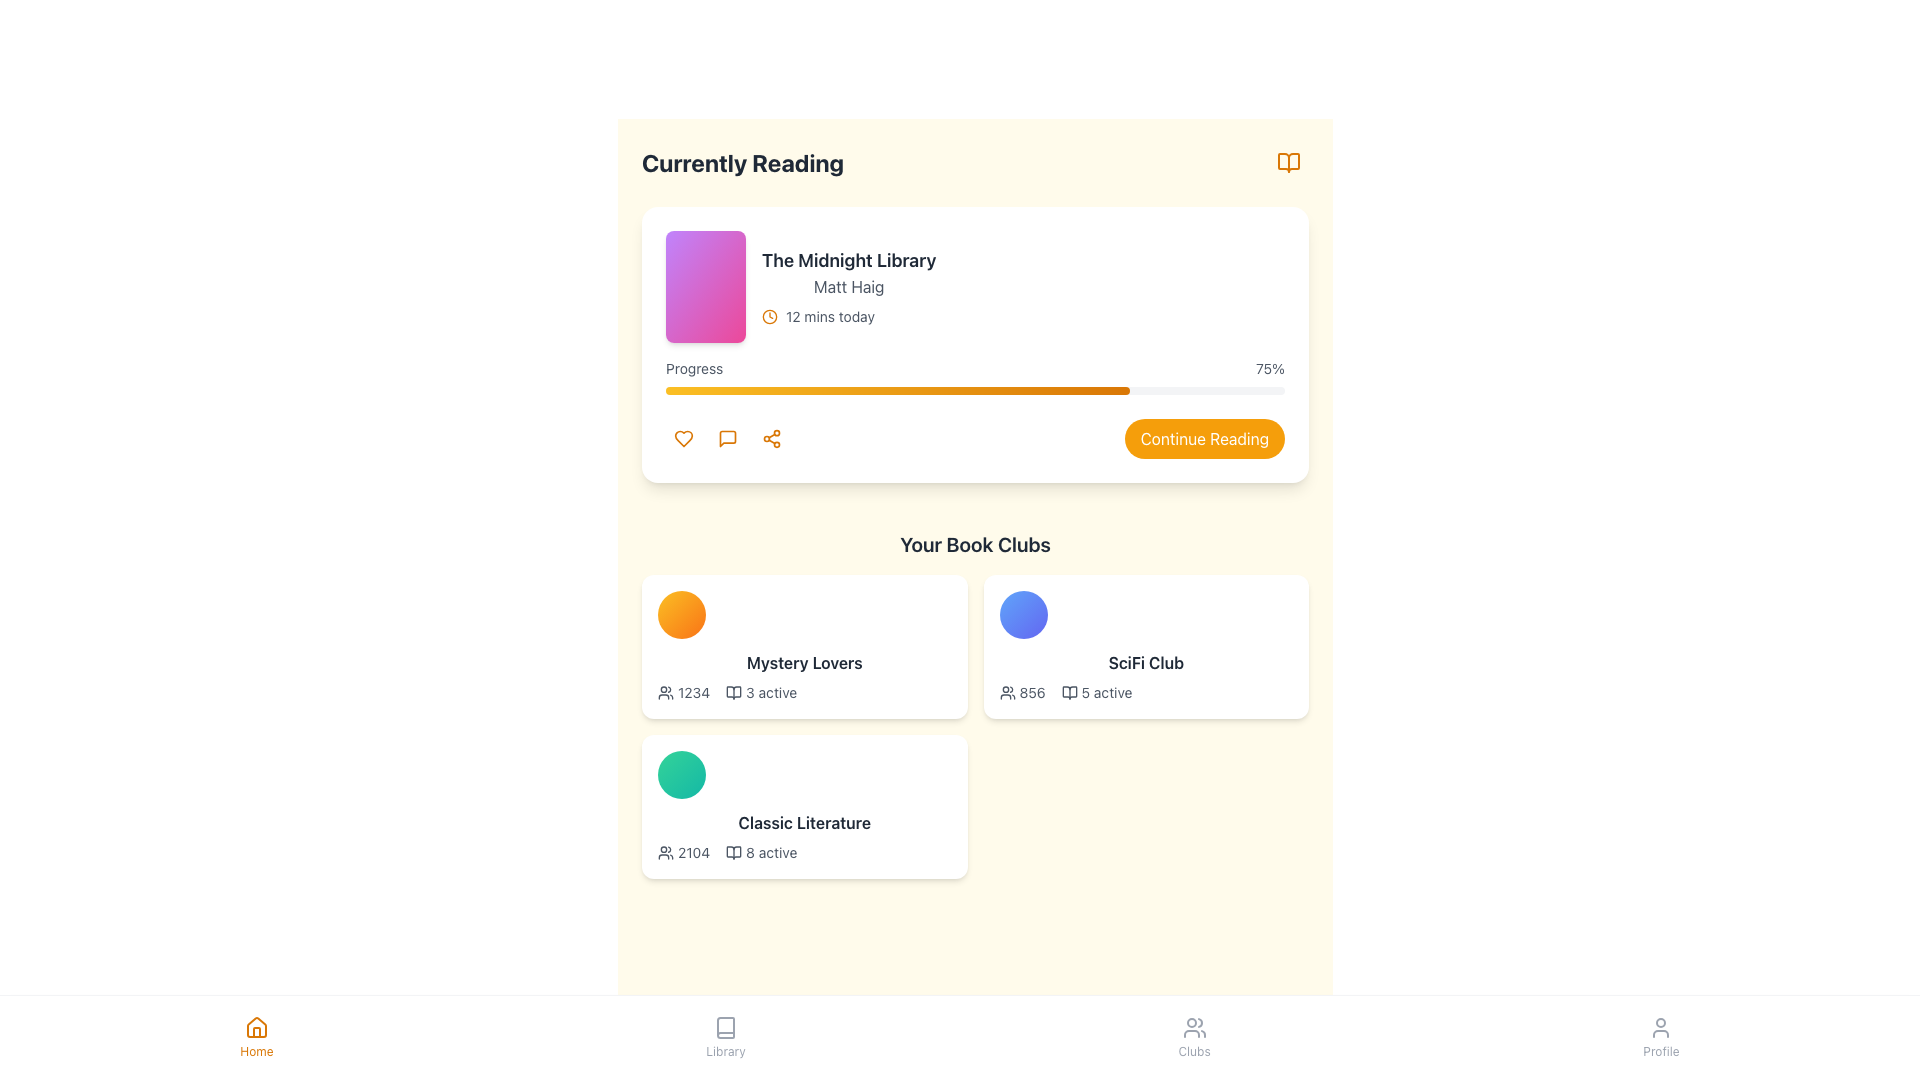 This screenshot has height=1080, width=1920. What do you see at coordinates (724, 1051) in the screenshot?
I see `text label 'Library' located in the bottom navigation bar, positioned as the third item among four, with a book icon above it` at bounding box center [724, 1051].